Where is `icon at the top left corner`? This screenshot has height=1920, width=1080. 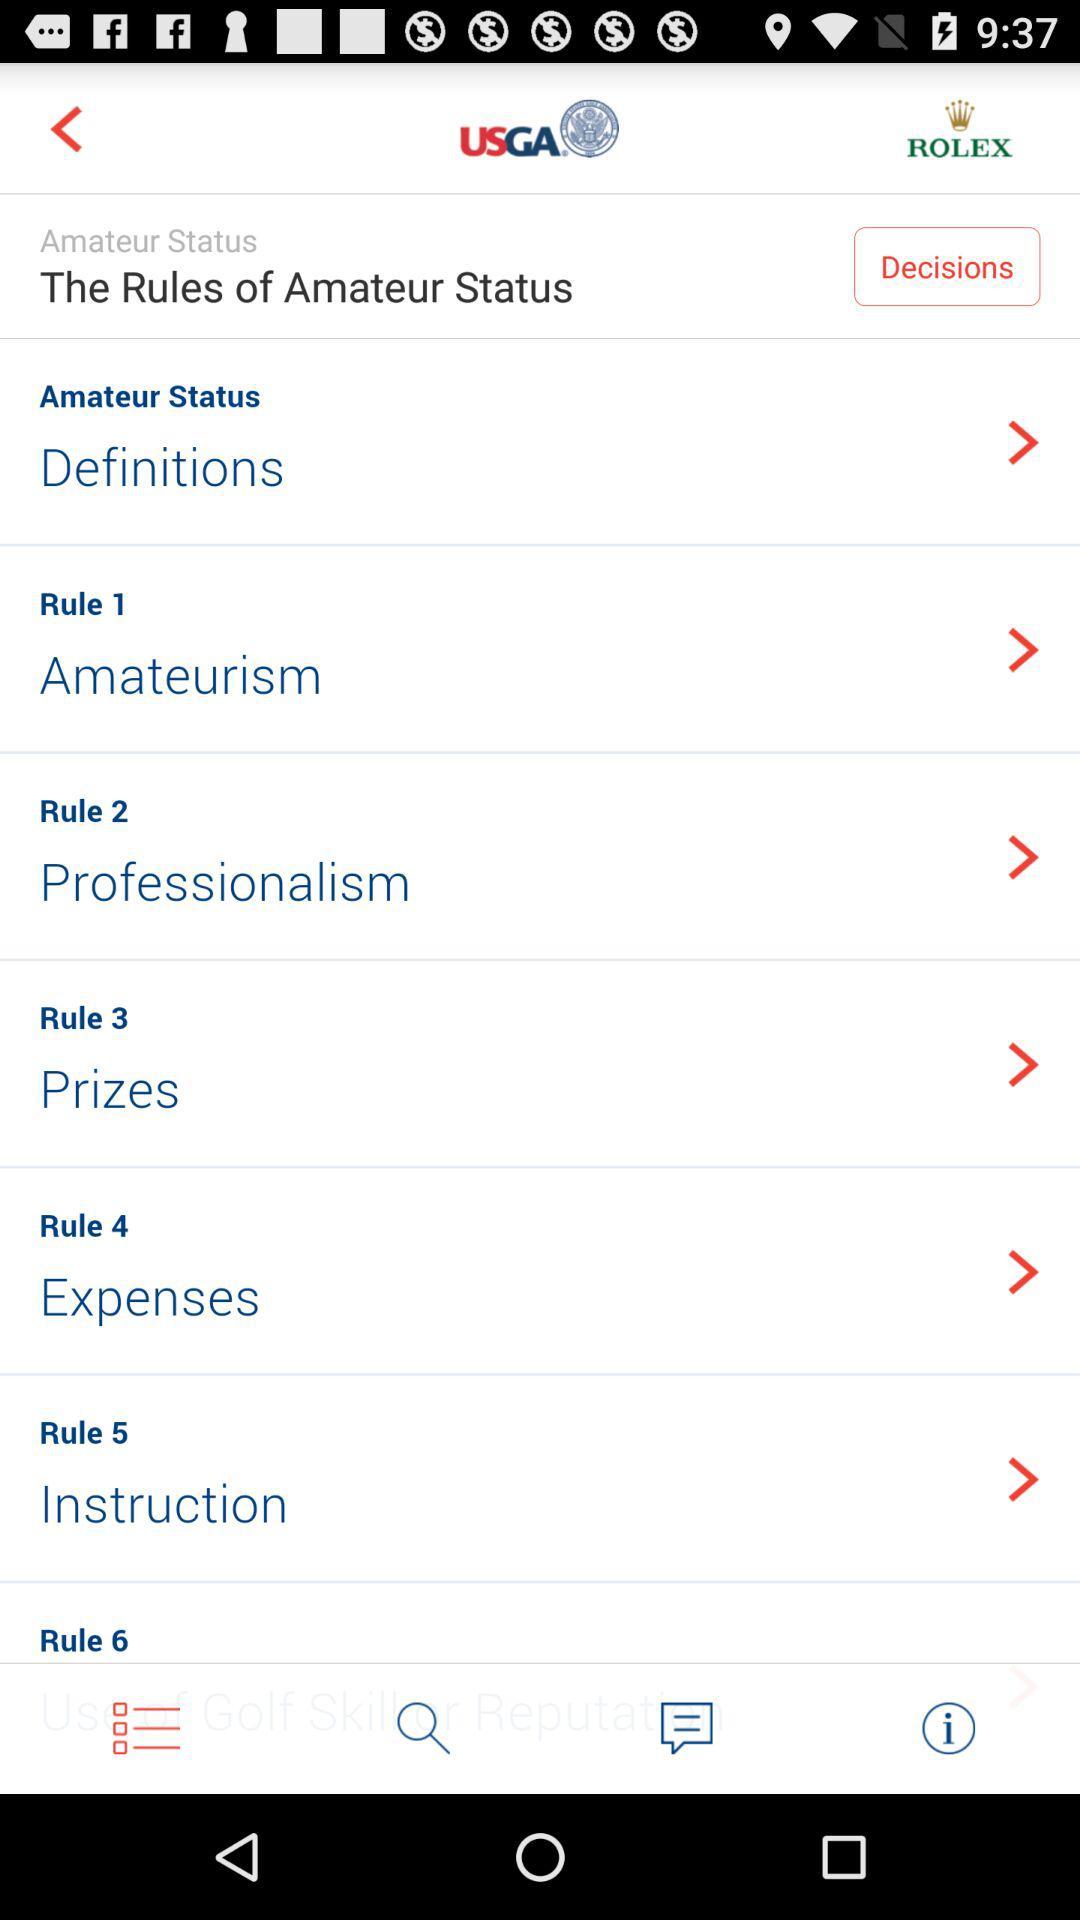 icon at the top left corner is located at coordinates (64, 127).